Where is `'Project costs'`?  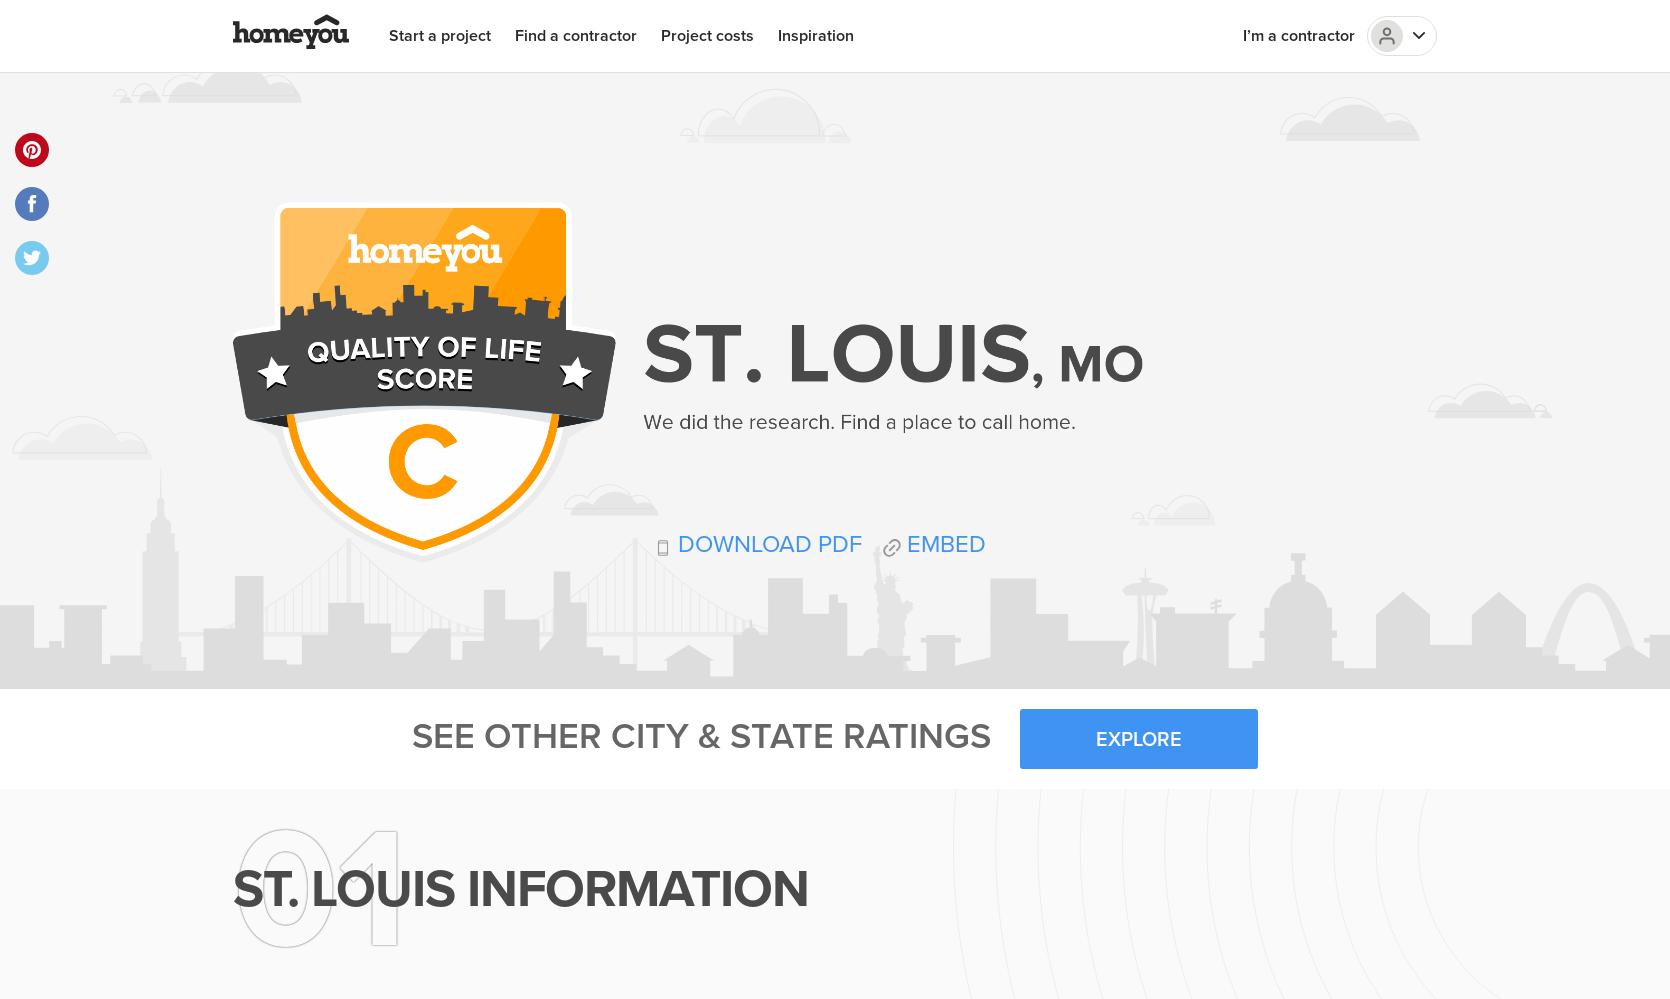
'Project costs' is located at coordinates (659, 35).